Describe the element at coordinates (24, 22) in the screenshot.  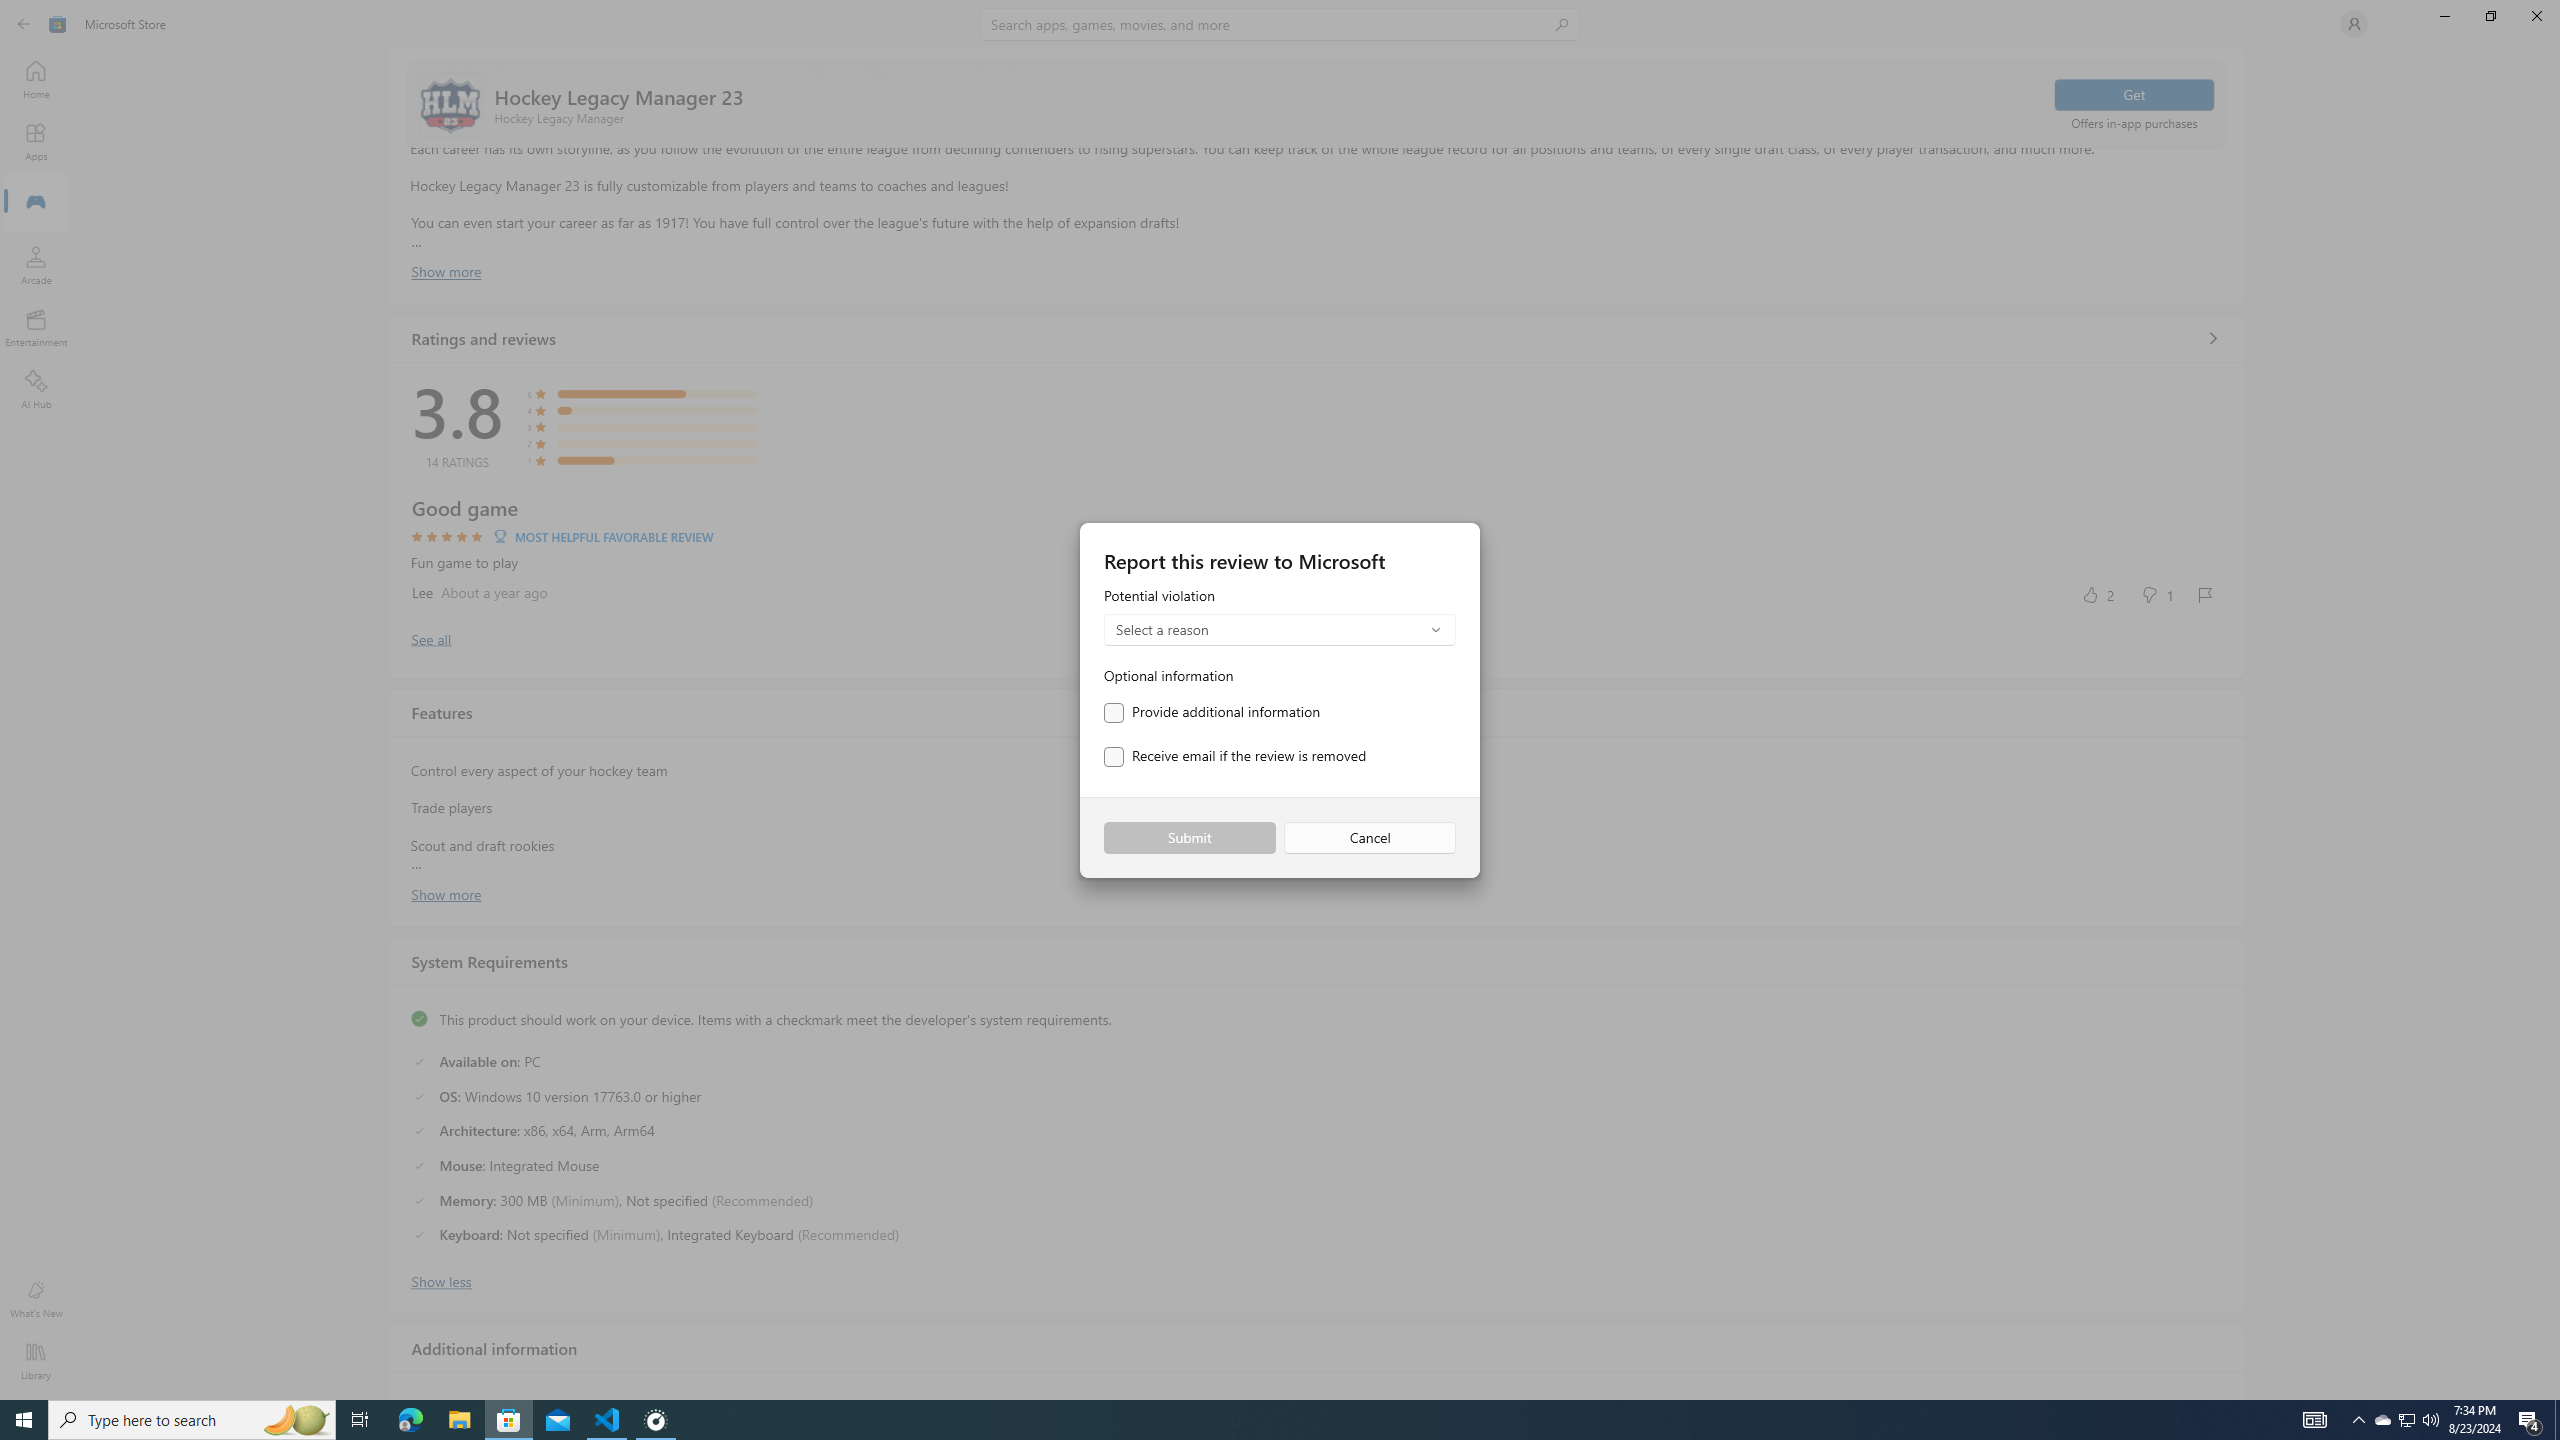
I see `'Back'` at that location.